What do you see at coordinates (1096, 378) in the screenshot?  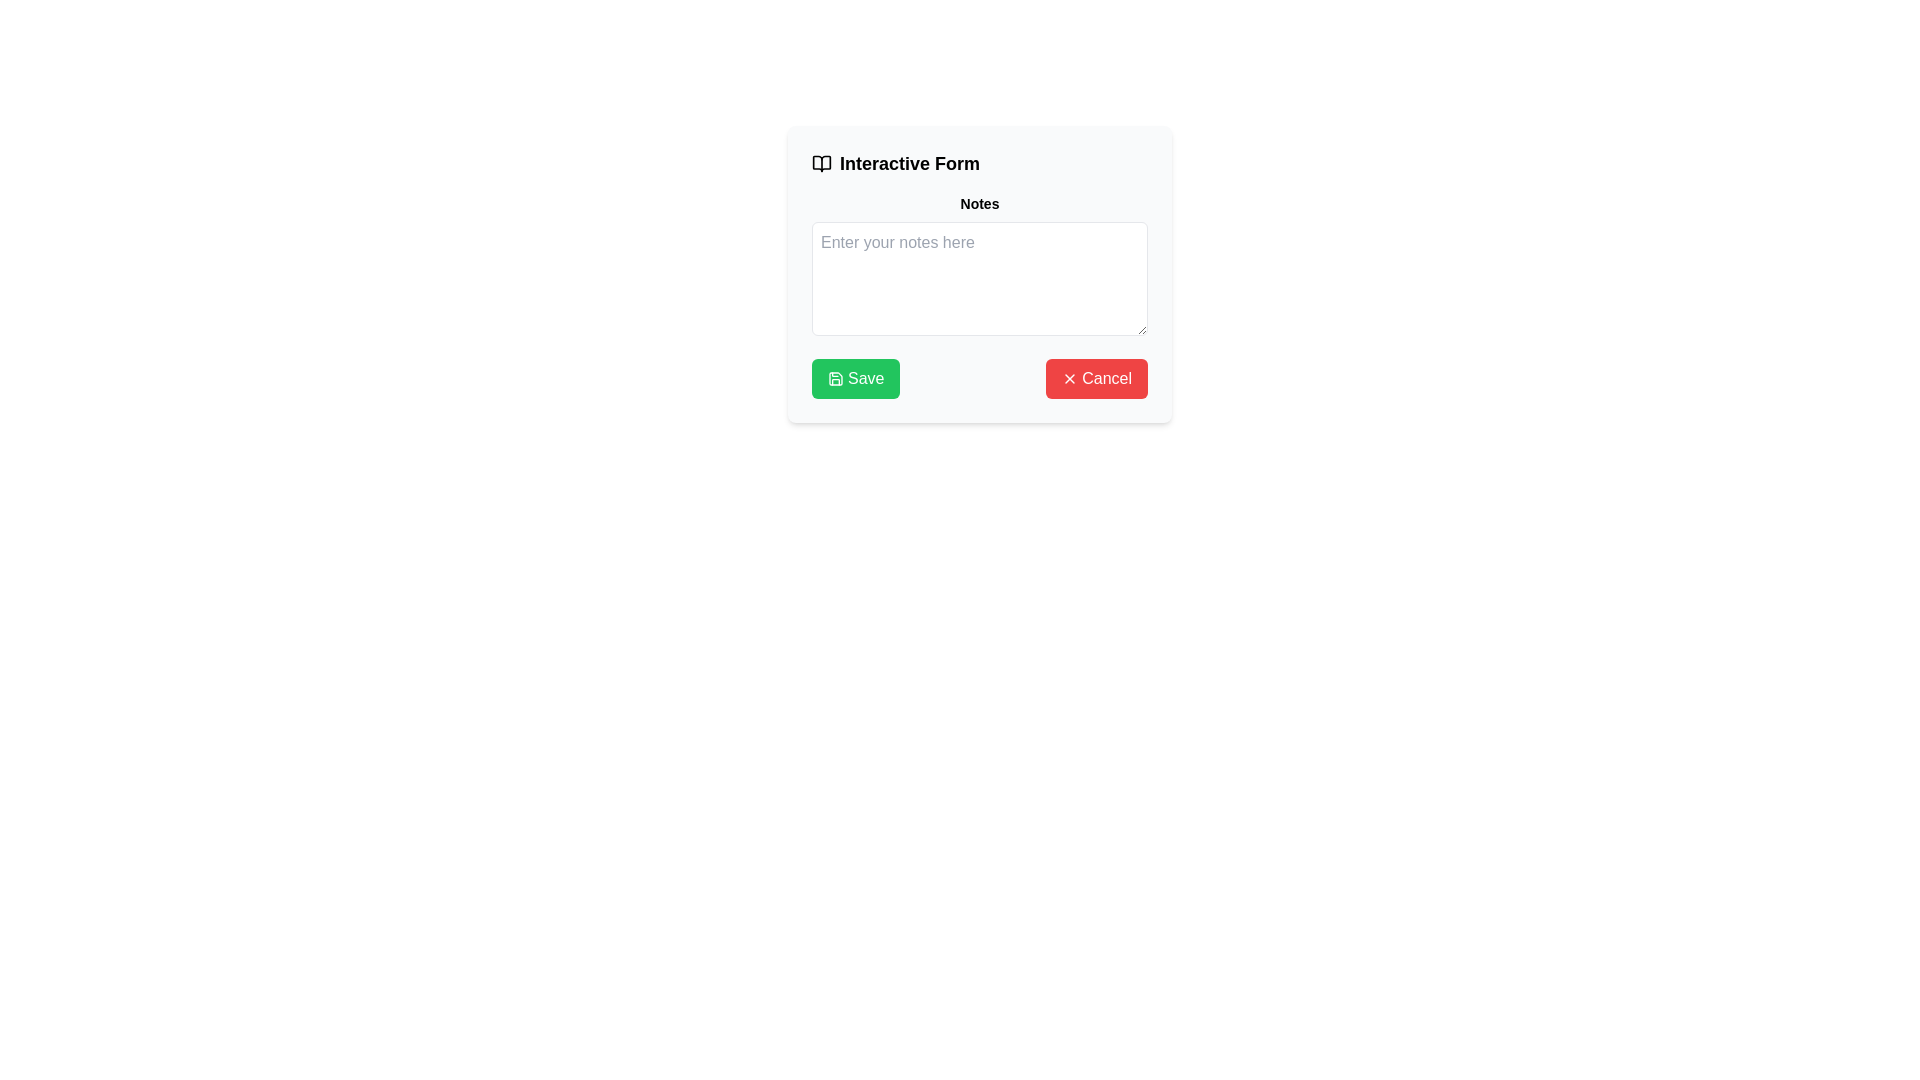 I see `the 'Cancel' button with a red background and white text, located towards the bottom-right corner of the interface` at bounding box center [1096, 378].